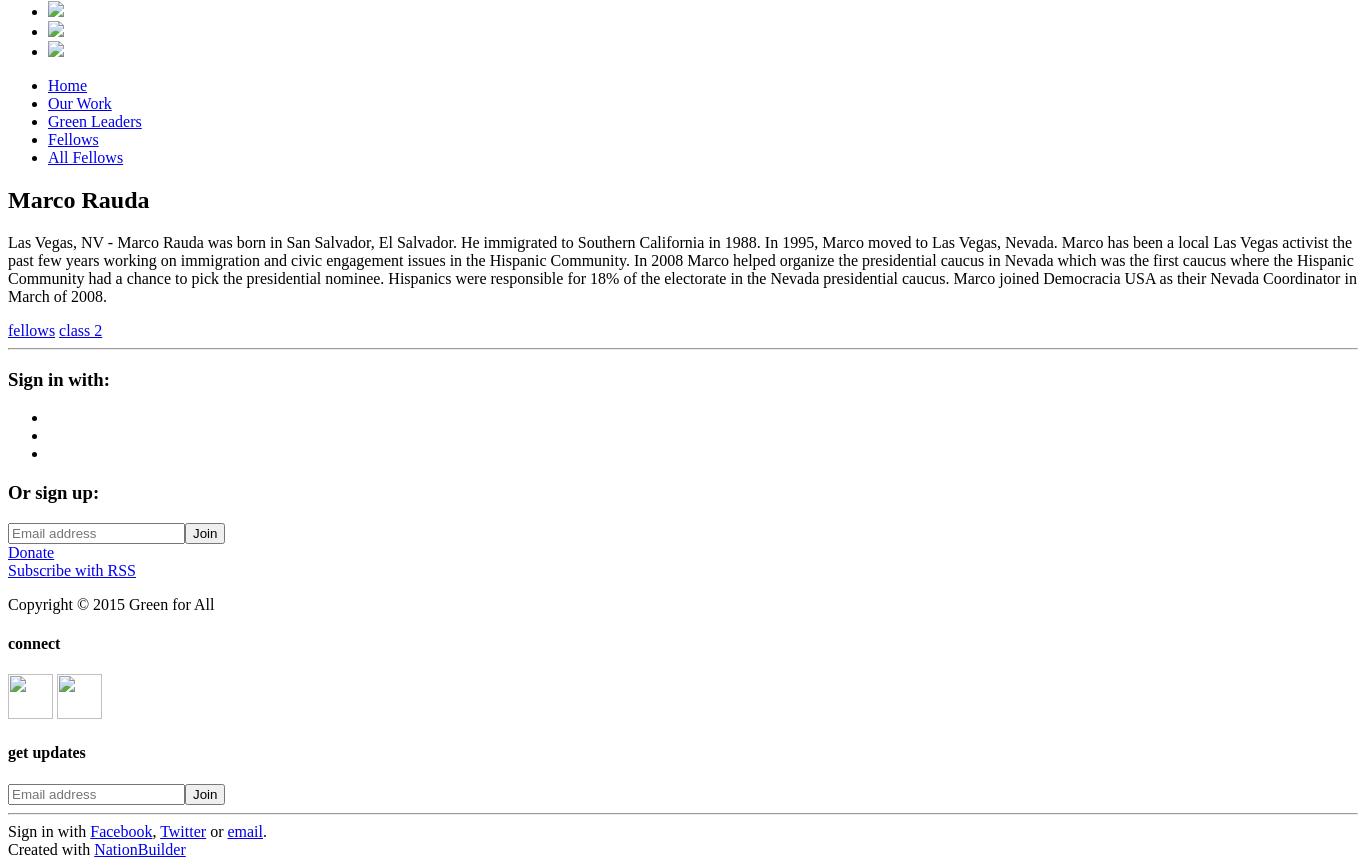 This screenshot has height=866, width=1366. What do you see at coordinates (46, 751) in the screenshot?
I see `'get updates'` at bounding box center [46, 751].